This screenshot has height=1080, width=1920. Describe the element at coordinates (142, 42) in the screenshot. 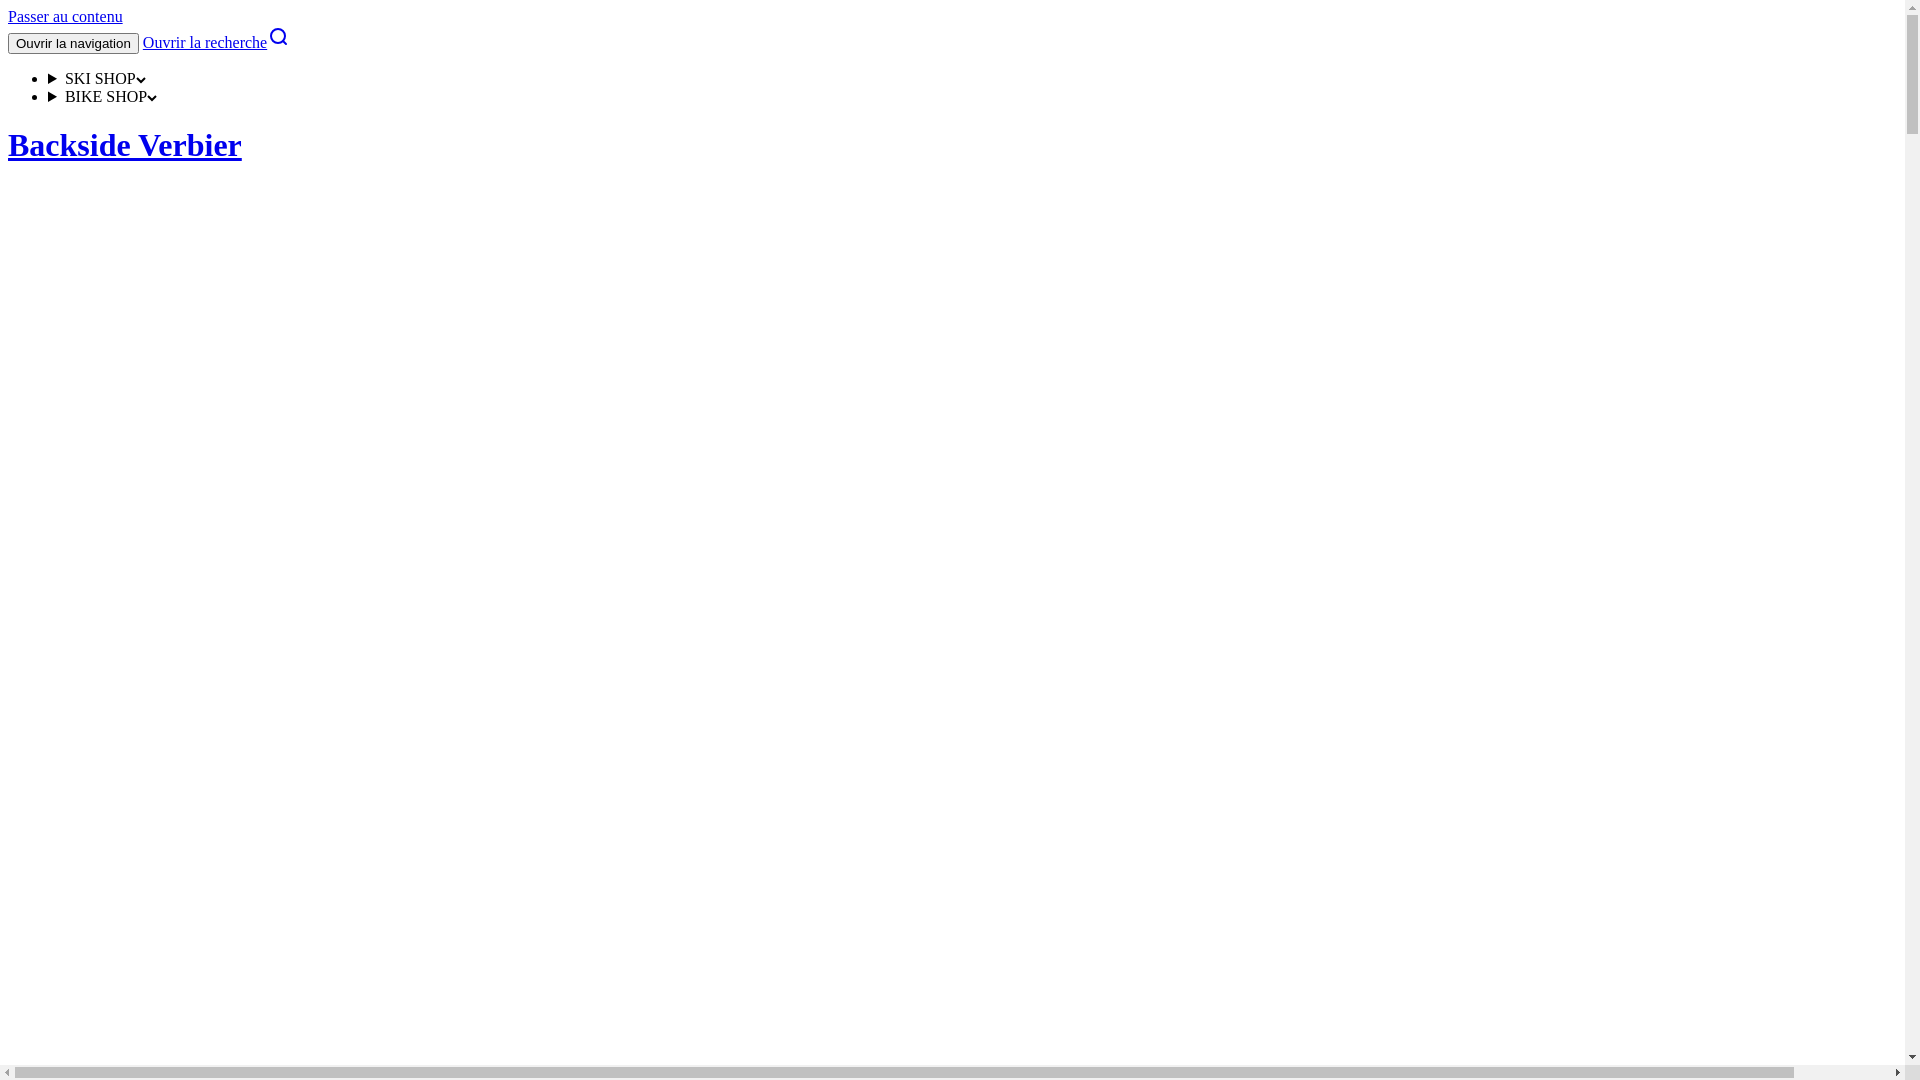

I see `'Ouvrir la recherche'` at that location.